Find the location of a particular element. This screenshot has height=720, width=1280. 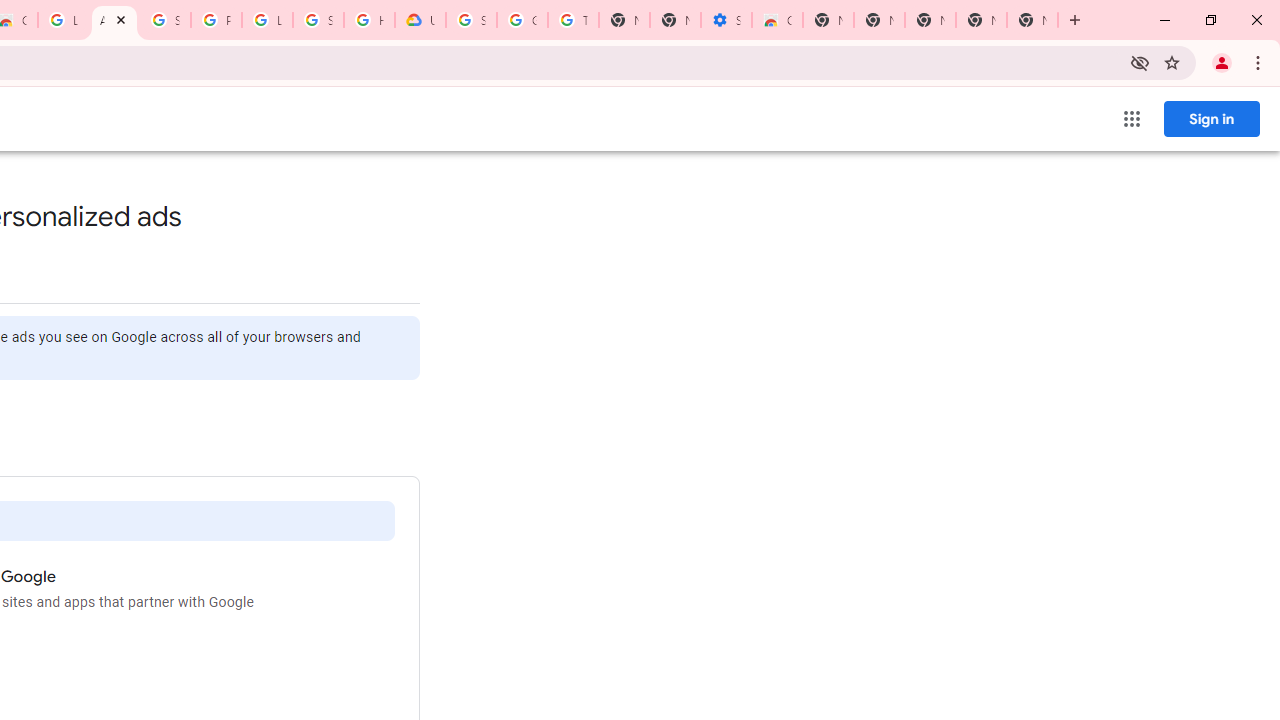

'Restore' is located at coordinates (1209, 20).